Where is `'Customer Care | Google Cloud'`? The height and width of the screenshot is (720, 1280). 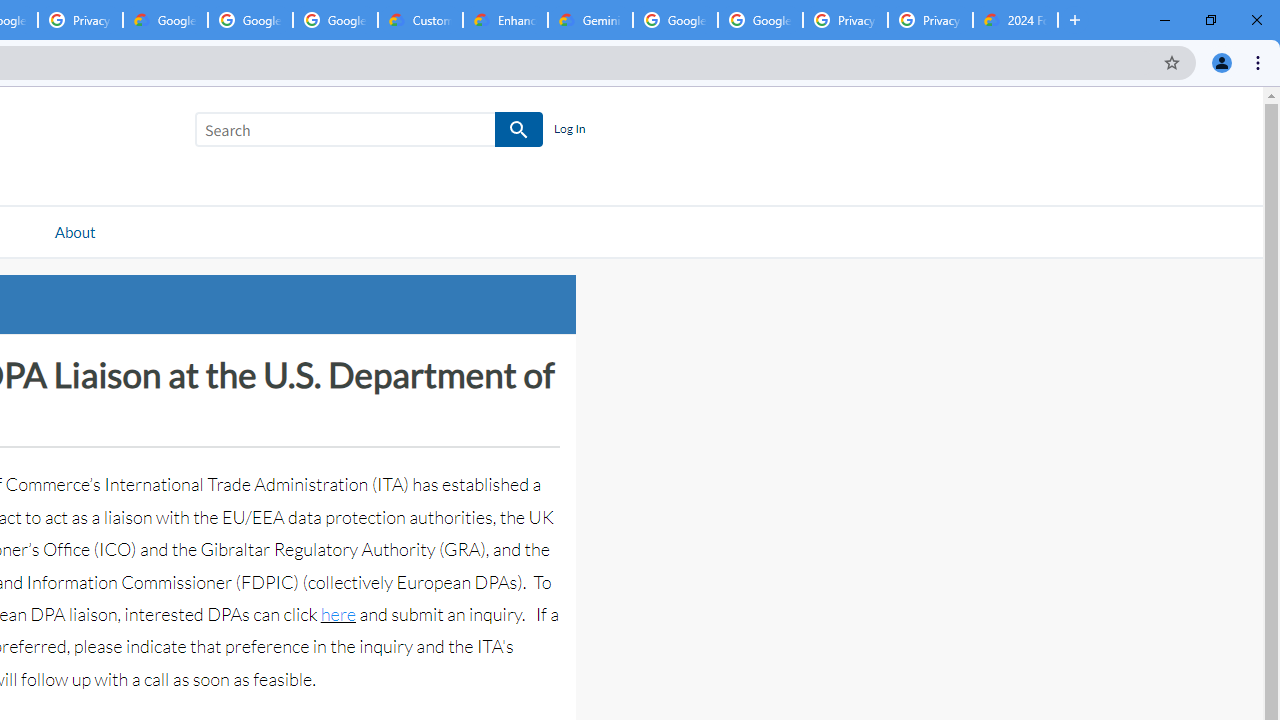
'Customer Care | Google Cloud' is located at coordinates (419, 20).